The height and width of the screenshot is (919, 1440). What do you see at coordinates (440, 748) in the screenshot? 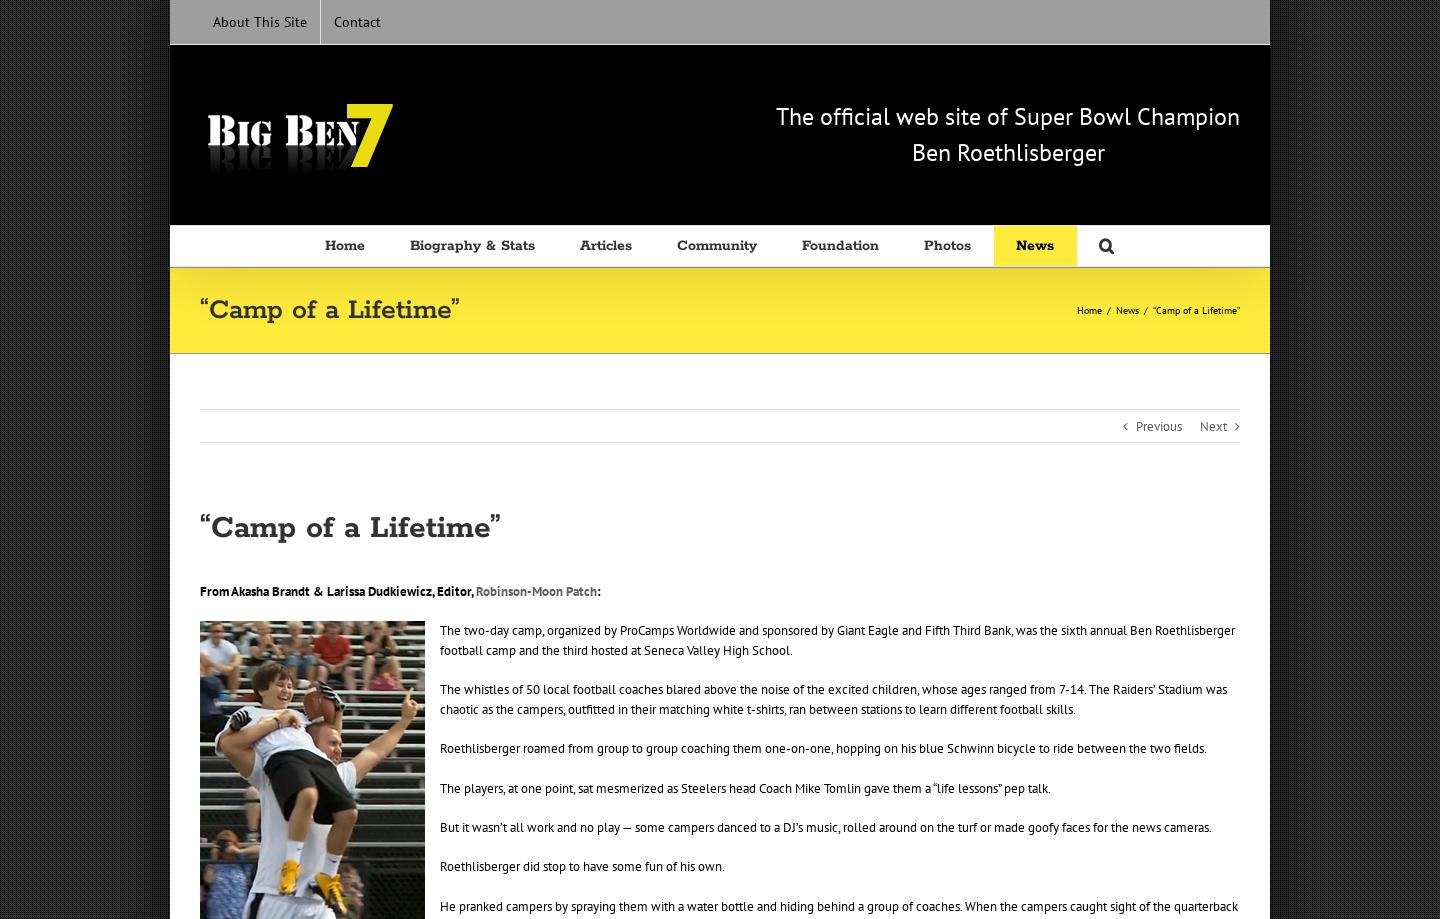
I see `'Roethlisberger roamed from group to group coaching them one-on-one, hopping on his blue Schwinn bicycle to ride between the two fields.'` at bounding box center [440, 748].